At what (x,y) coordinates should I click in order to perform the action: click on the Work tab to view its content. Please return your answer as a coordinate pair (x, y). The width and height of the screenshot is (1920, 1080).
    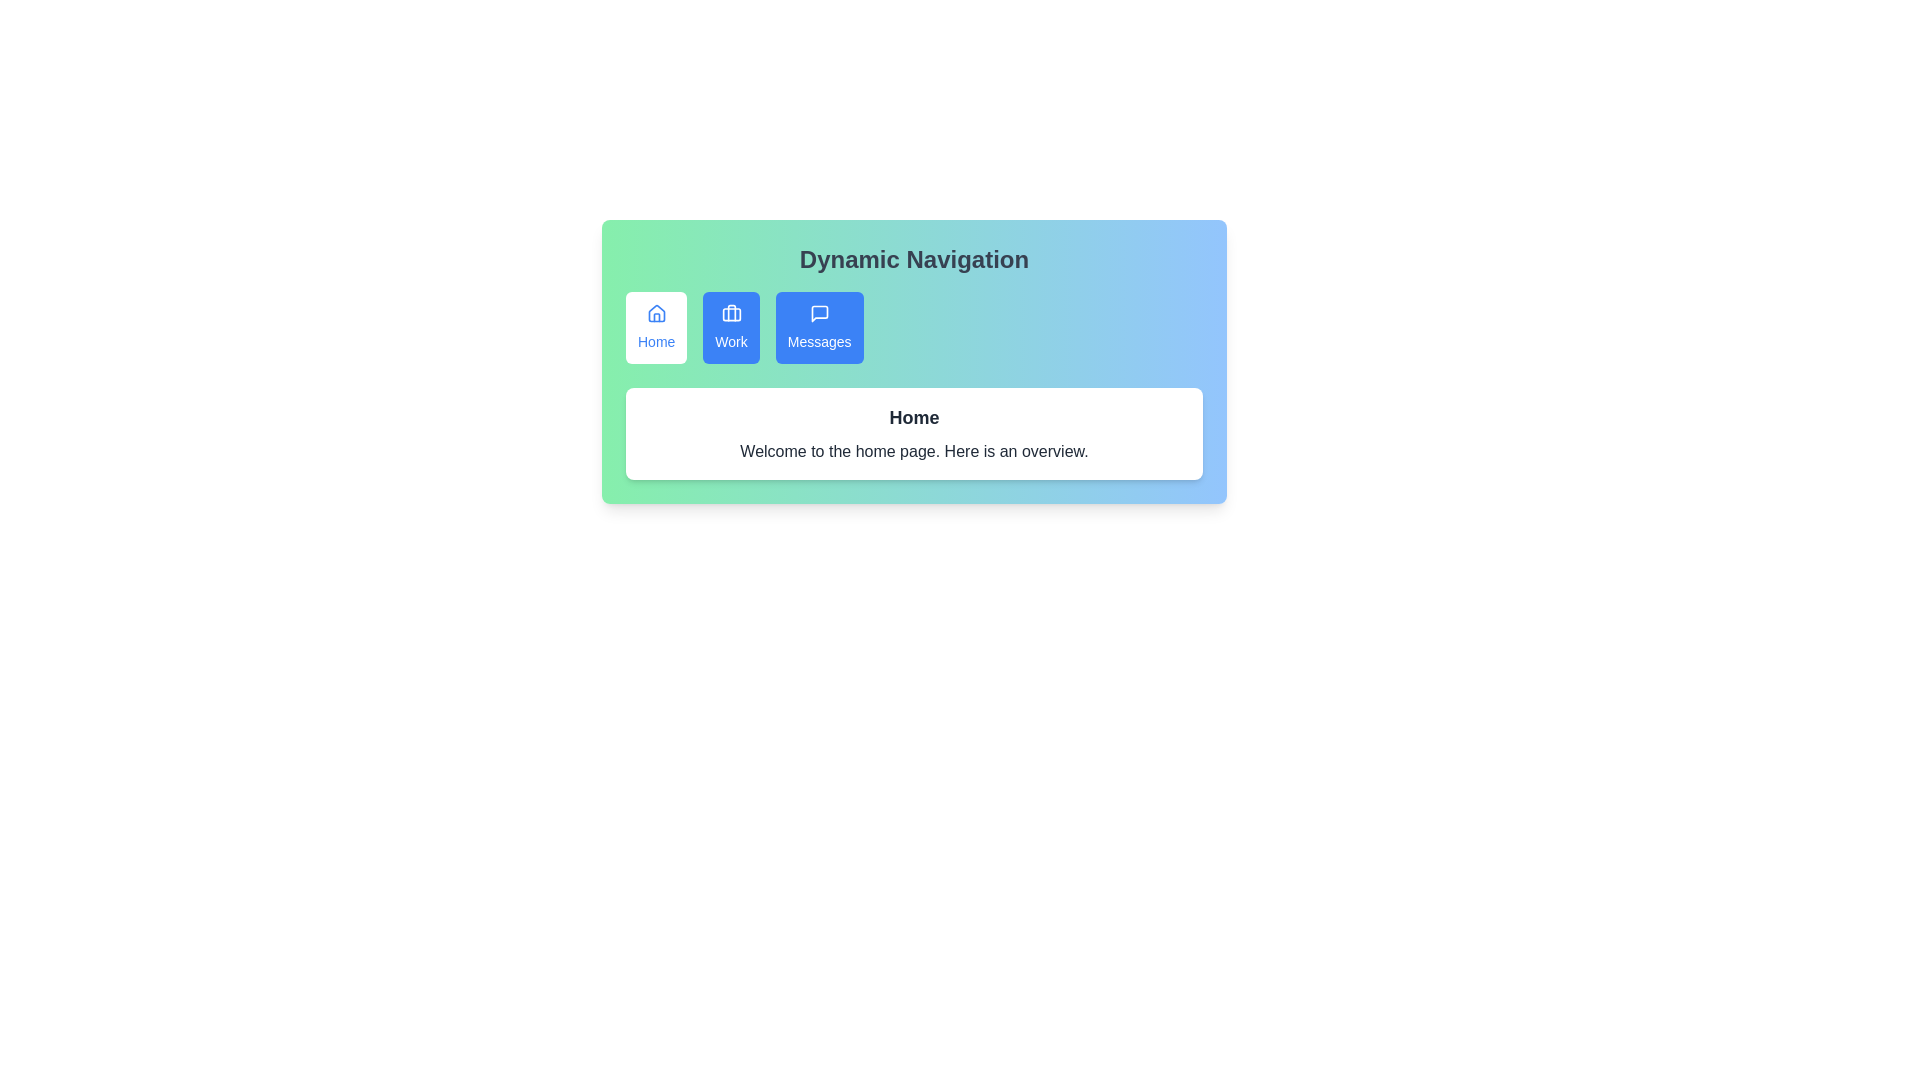
    Looking at the image, I should click on (730, 326).